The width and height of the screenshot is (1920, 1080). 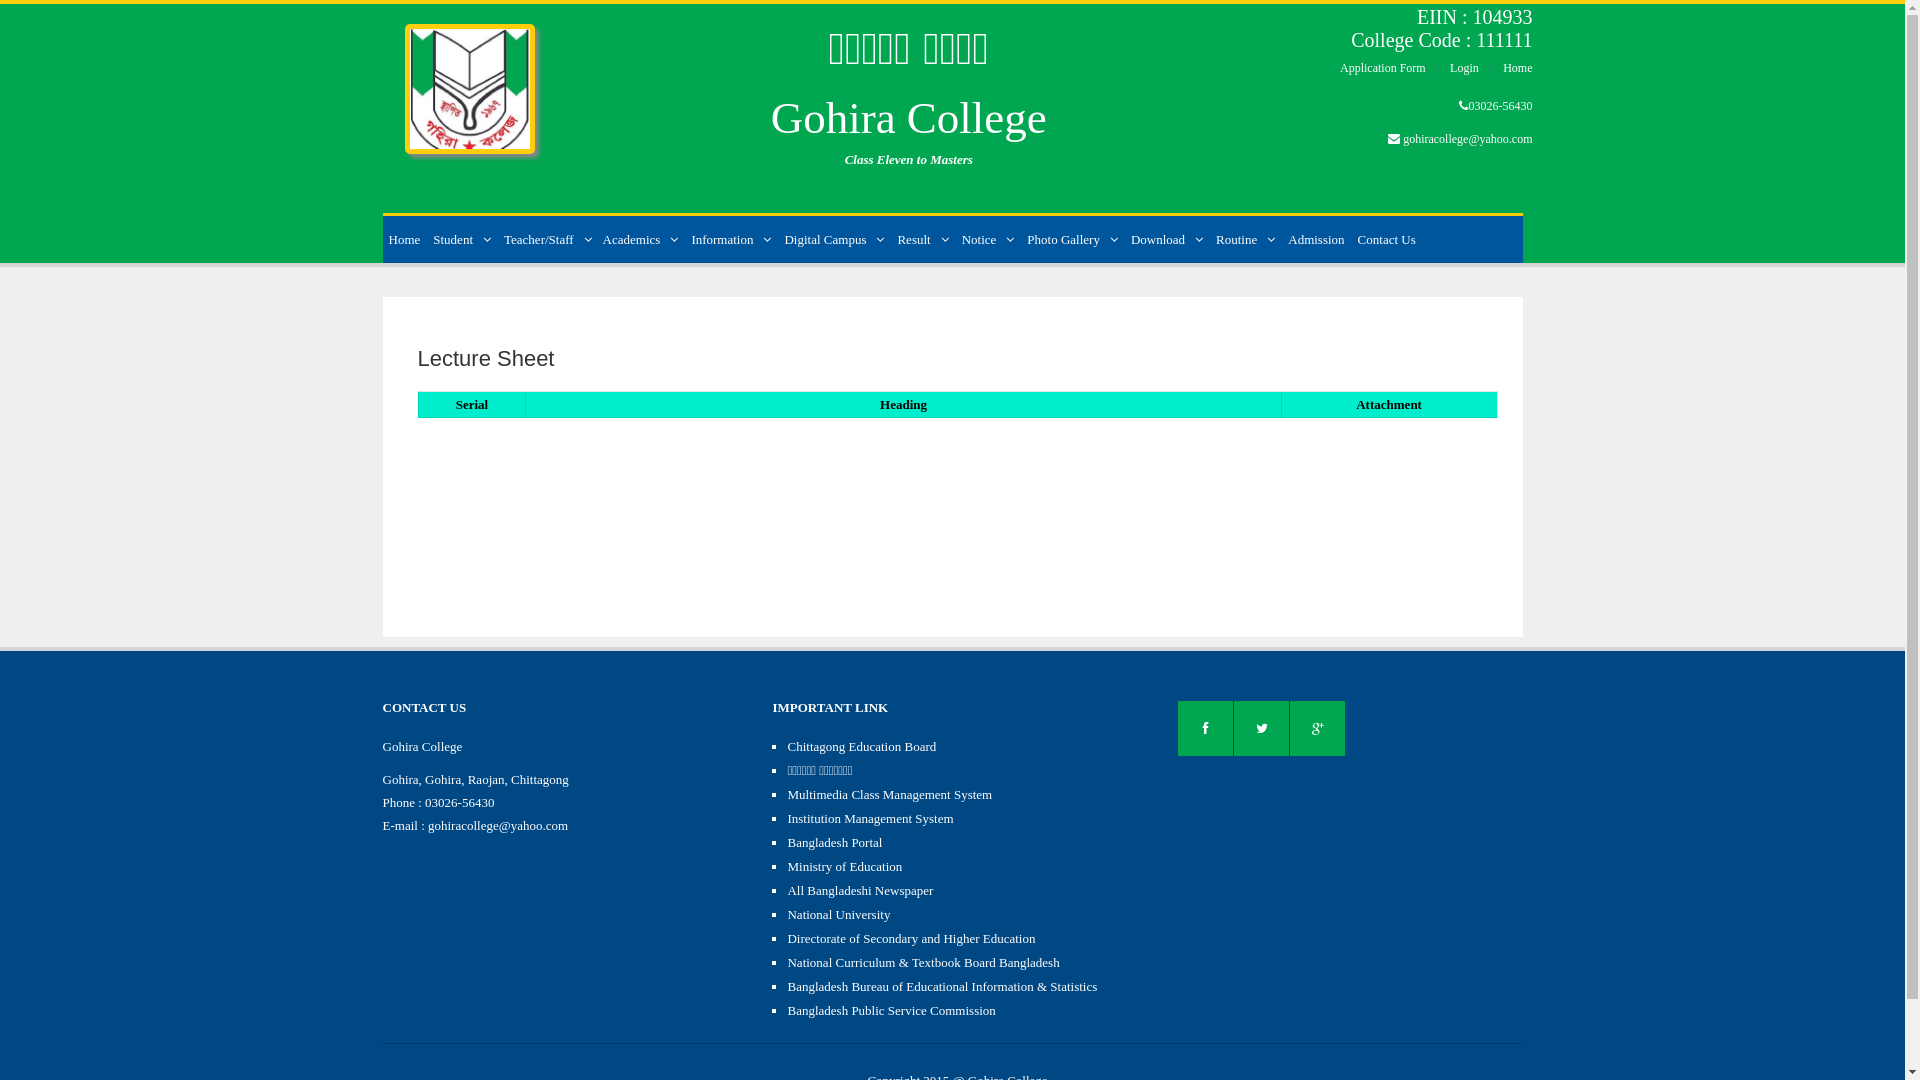 What do you see at coordinates (1166, 238) in the screenshot?
I see `'Download'` at bounding box center [1166, 238].